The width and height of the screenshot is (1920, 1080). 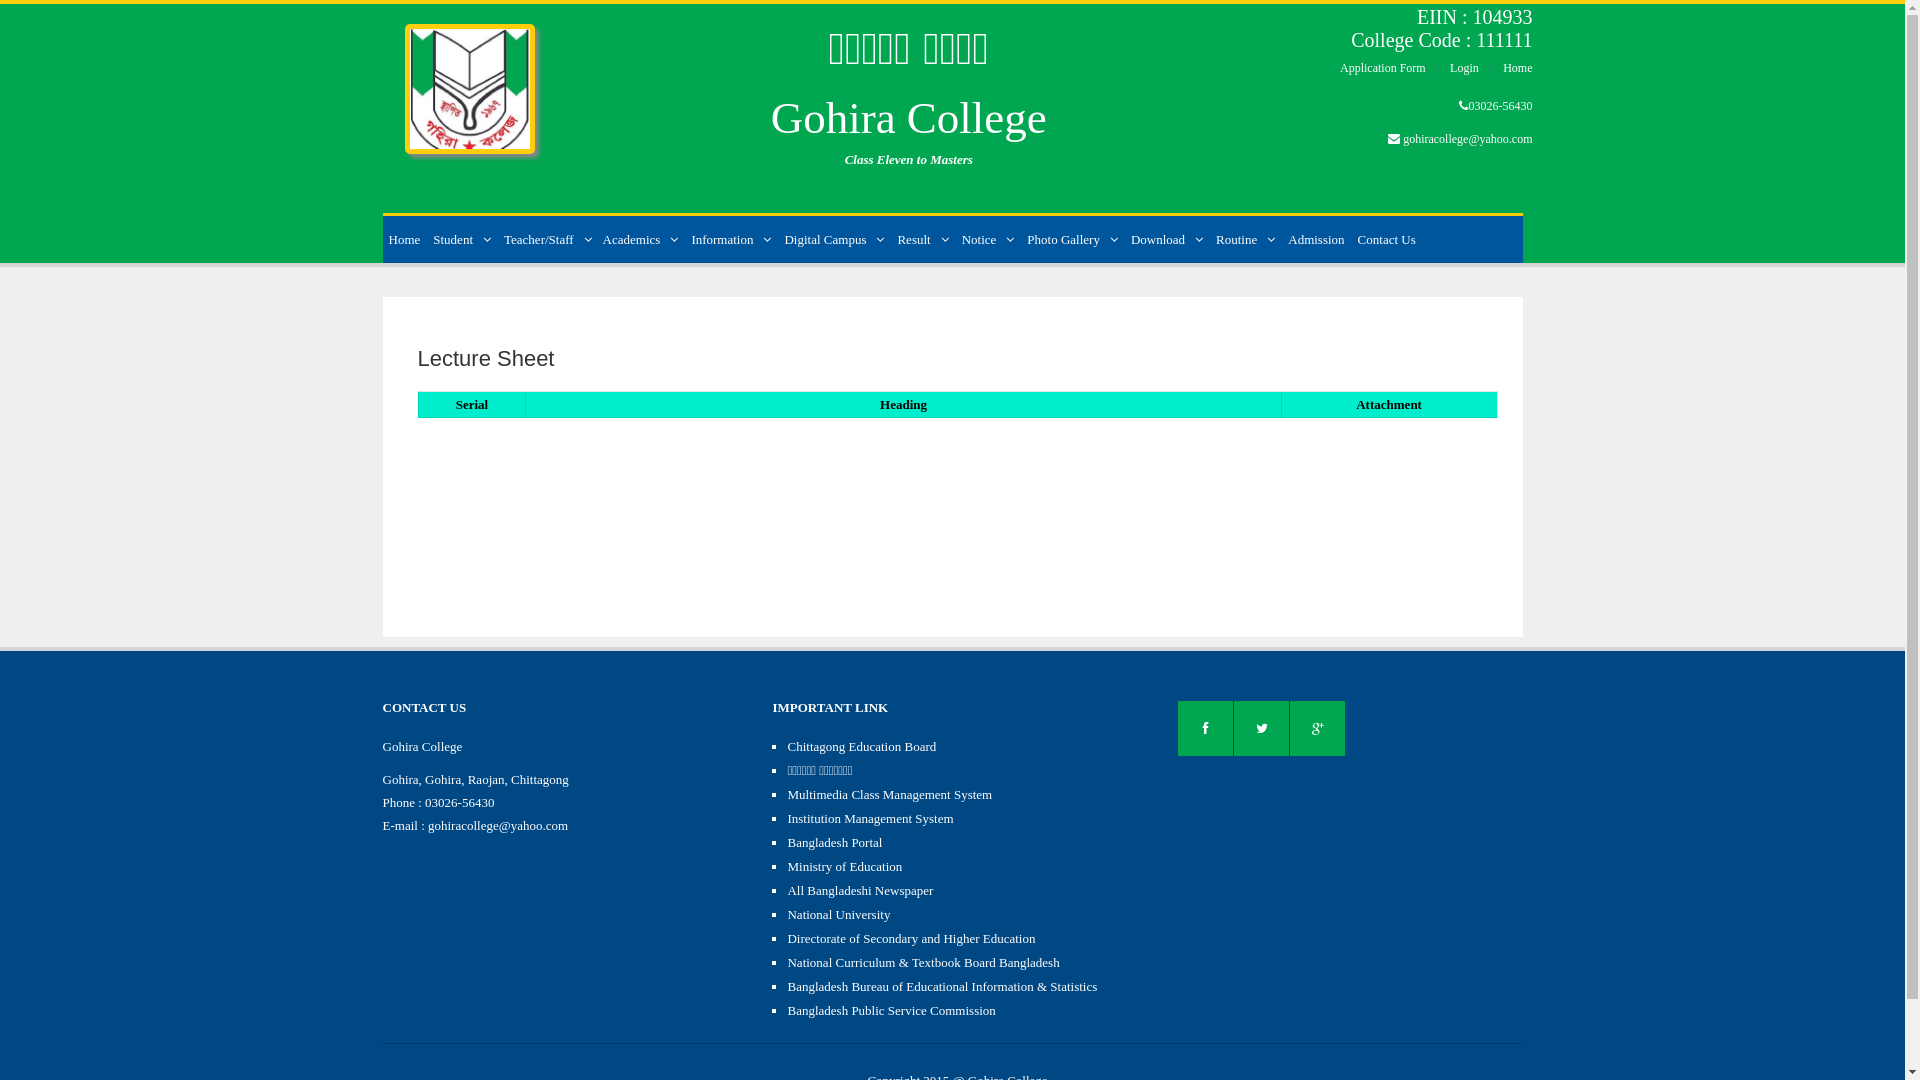 What do you see at coordinates (1166, 238) in the screenshot?
I see `'Download'` at bounding box center [1166, 238].